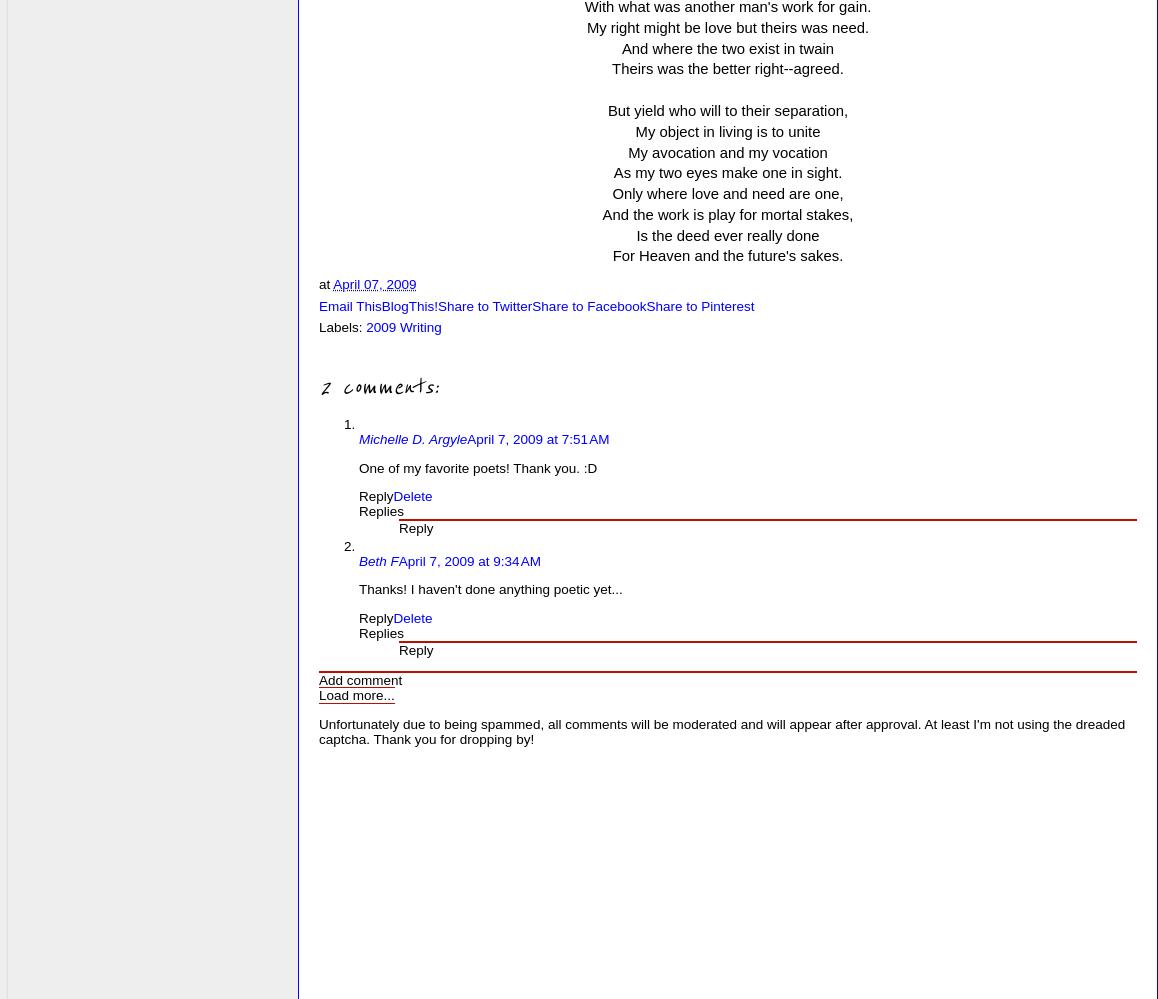 The width and height of the screenshot is (1158, 999). Describe the element at coordinates (538, 438) in the screenshot. I see `'April 7, 2009 at 7:51 AM'` at that location.